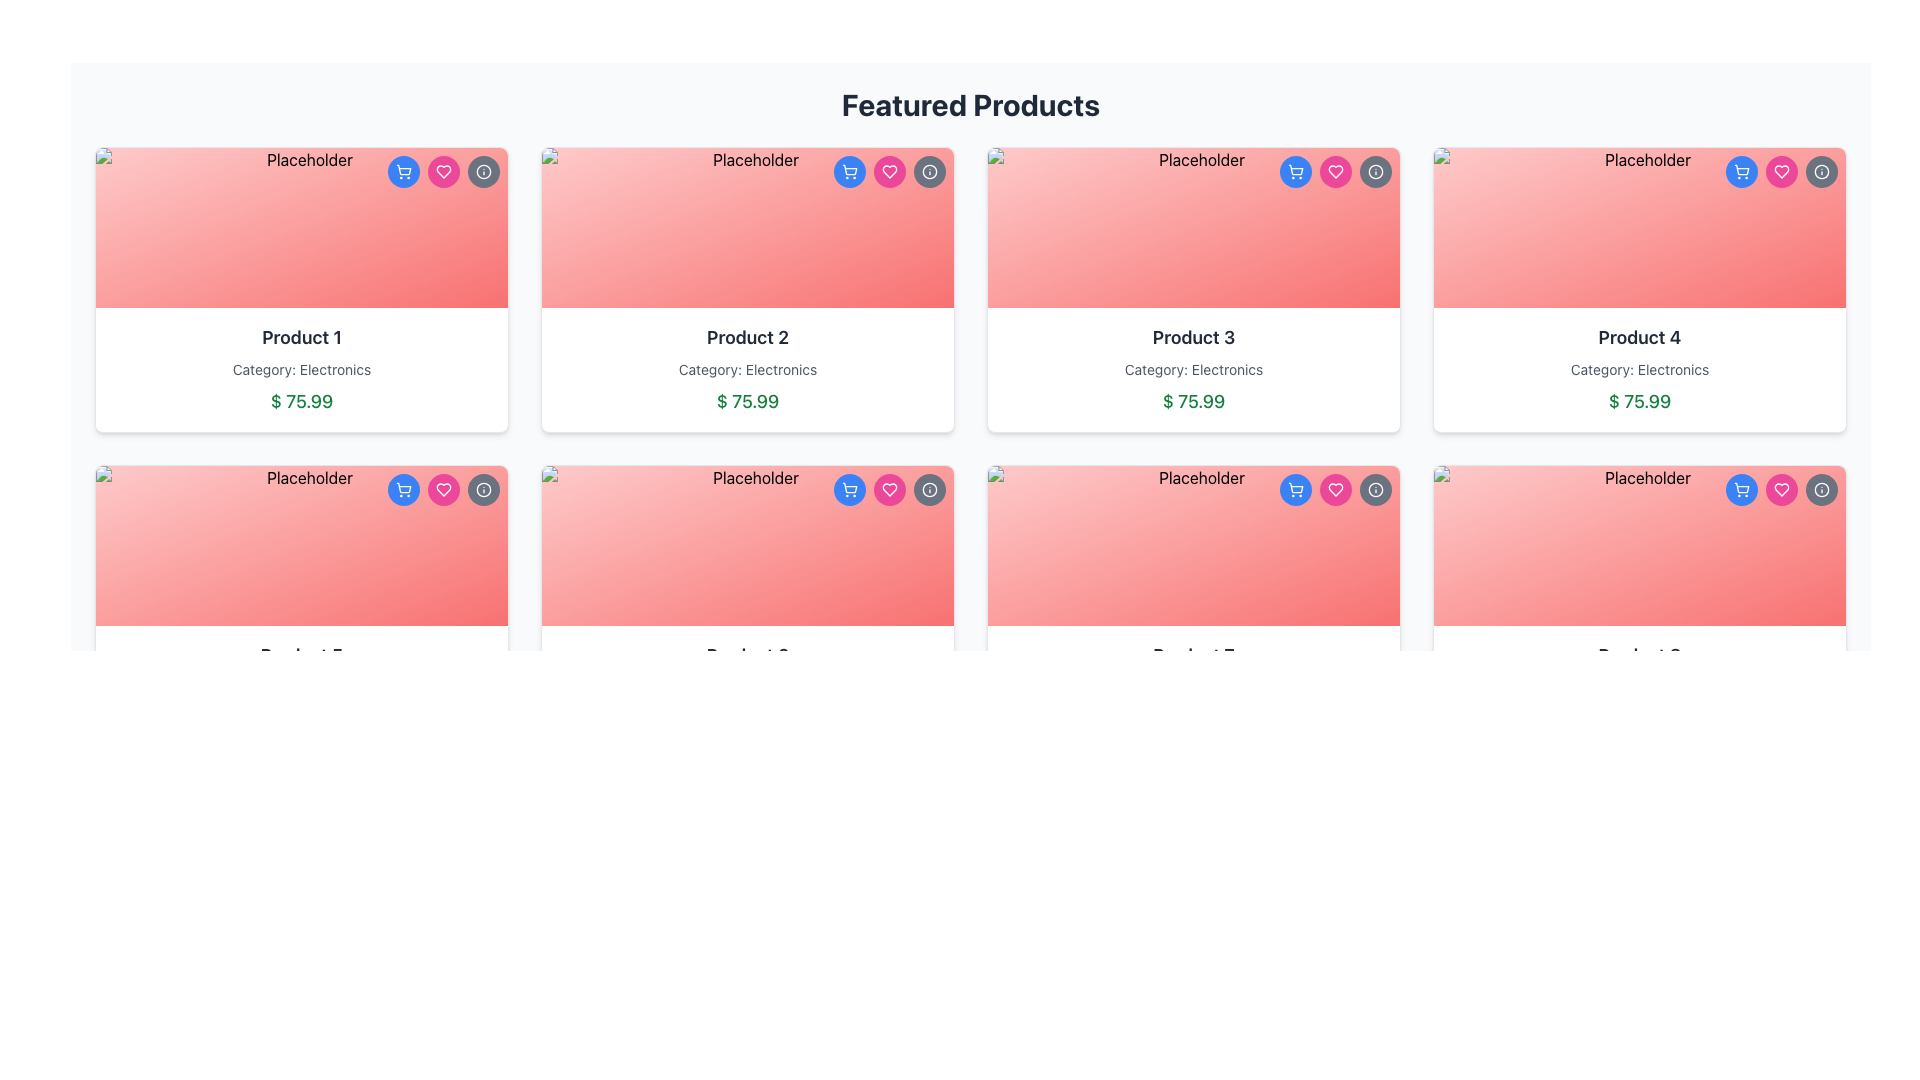 This screenshot has height=1080, width=1920. What do you see at coordinates (1296, 171) in the screenshot?
I see `the blue shopping cart icon with a white outline located in the top-right corner of the 'Product 3' card` at bounding box center [1296, 171].